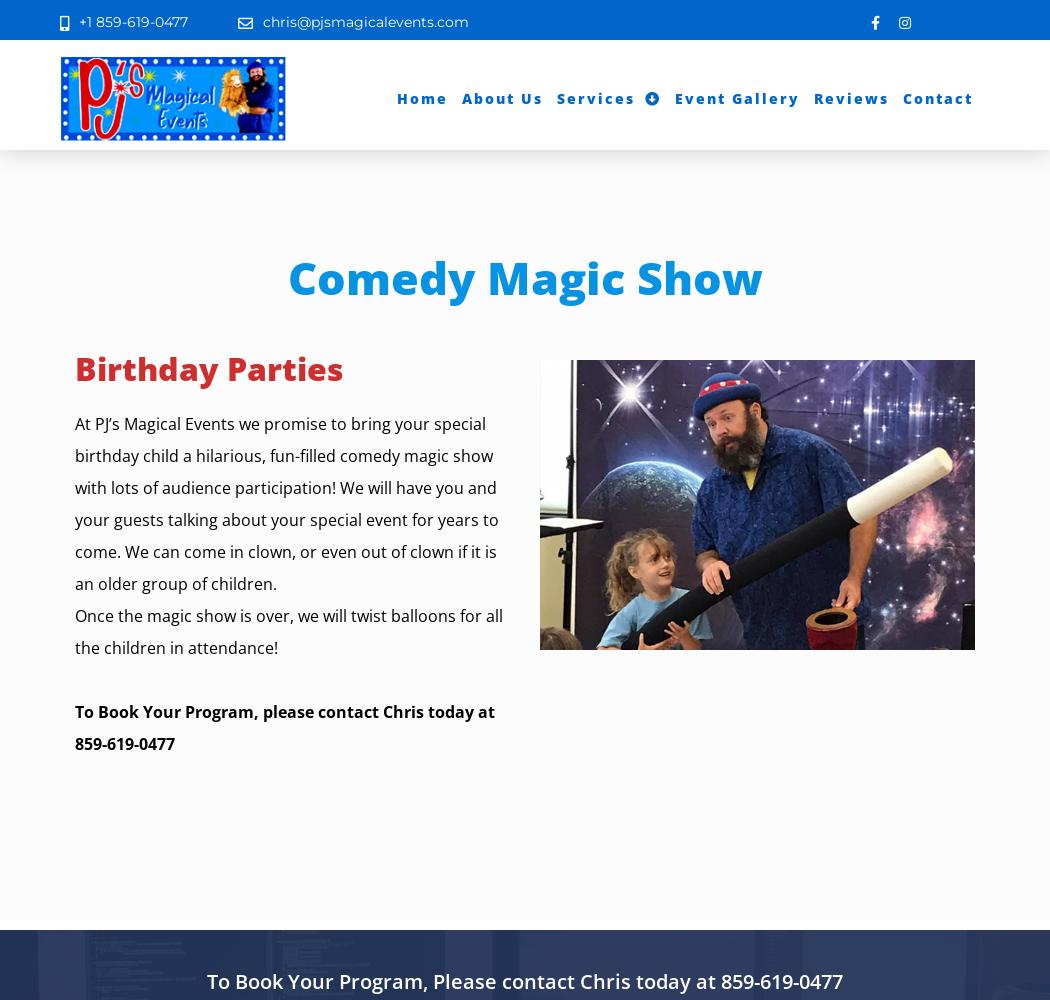  I want to click on 'To Book Your Program, please contact Chris today at 859-619-0477', so click(73, 727).